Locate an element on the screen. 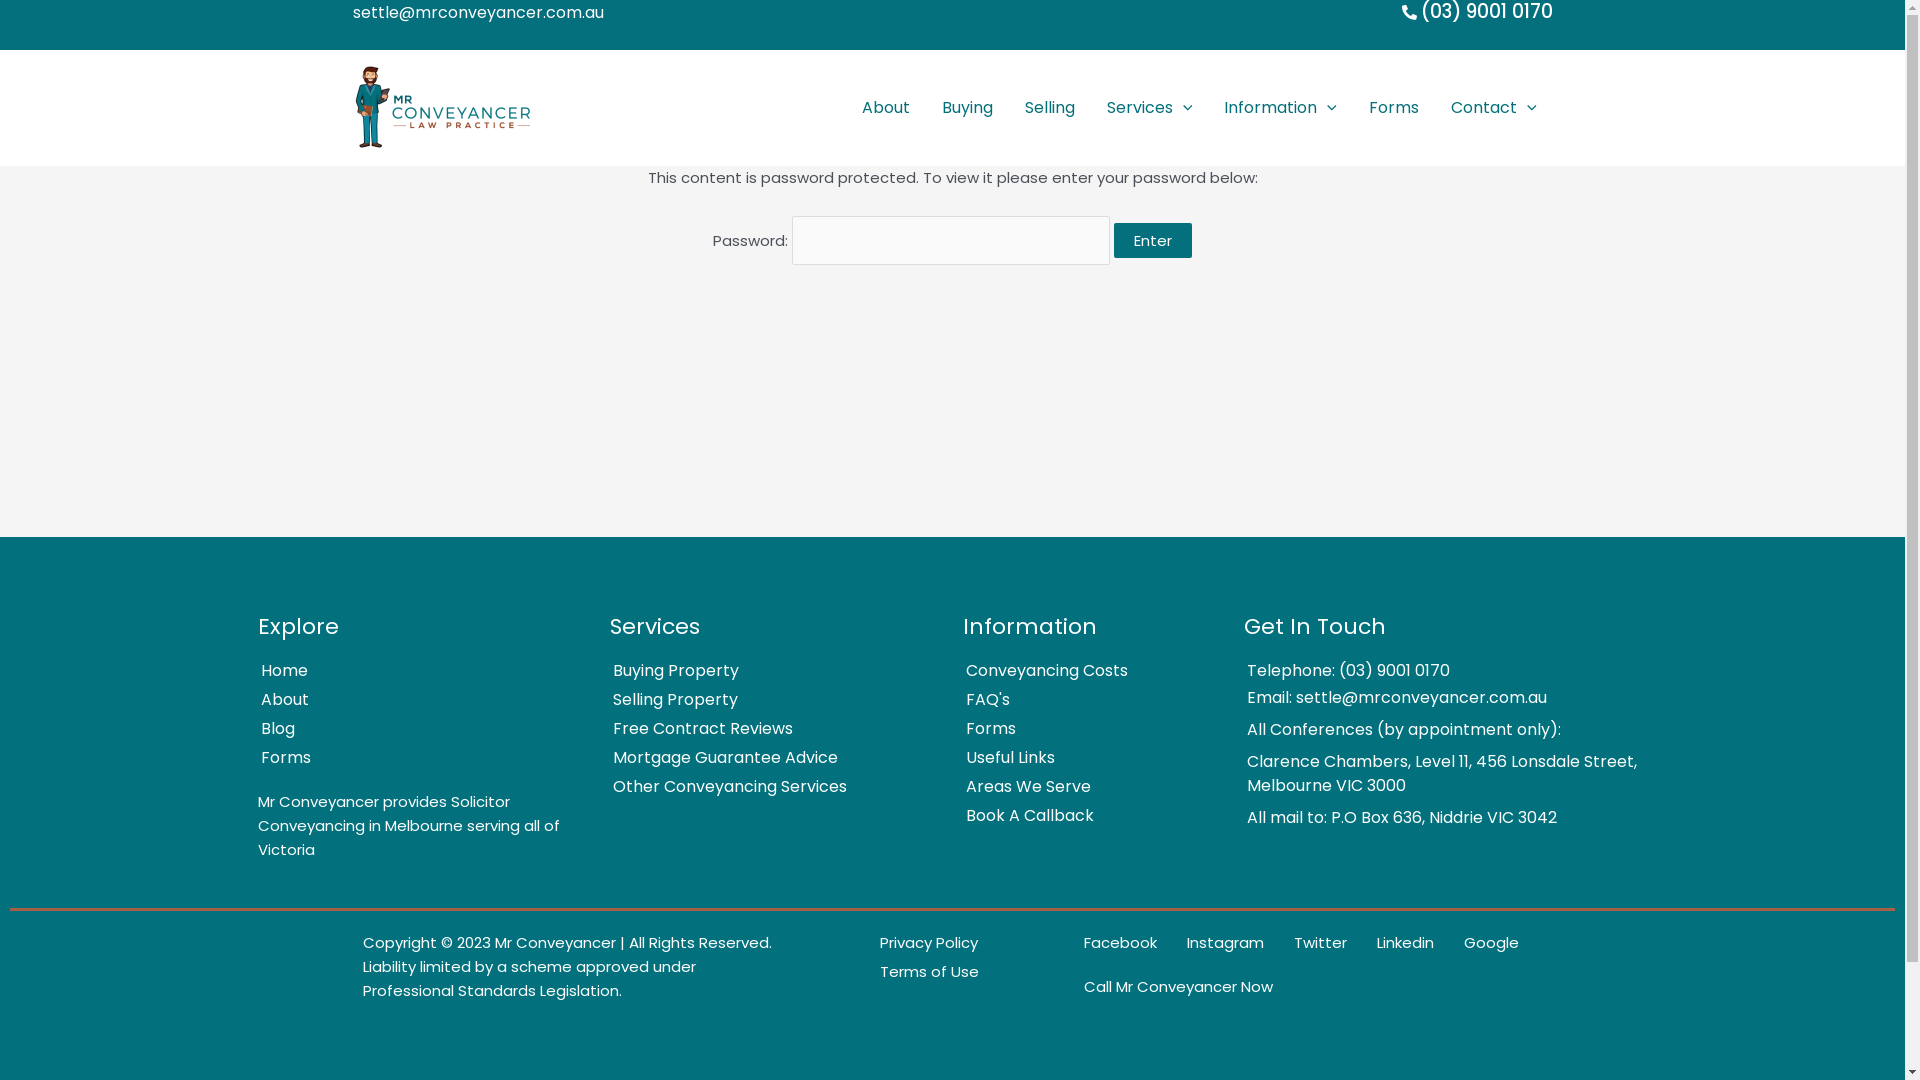  'Forms' is located at coordinates (411, 758).